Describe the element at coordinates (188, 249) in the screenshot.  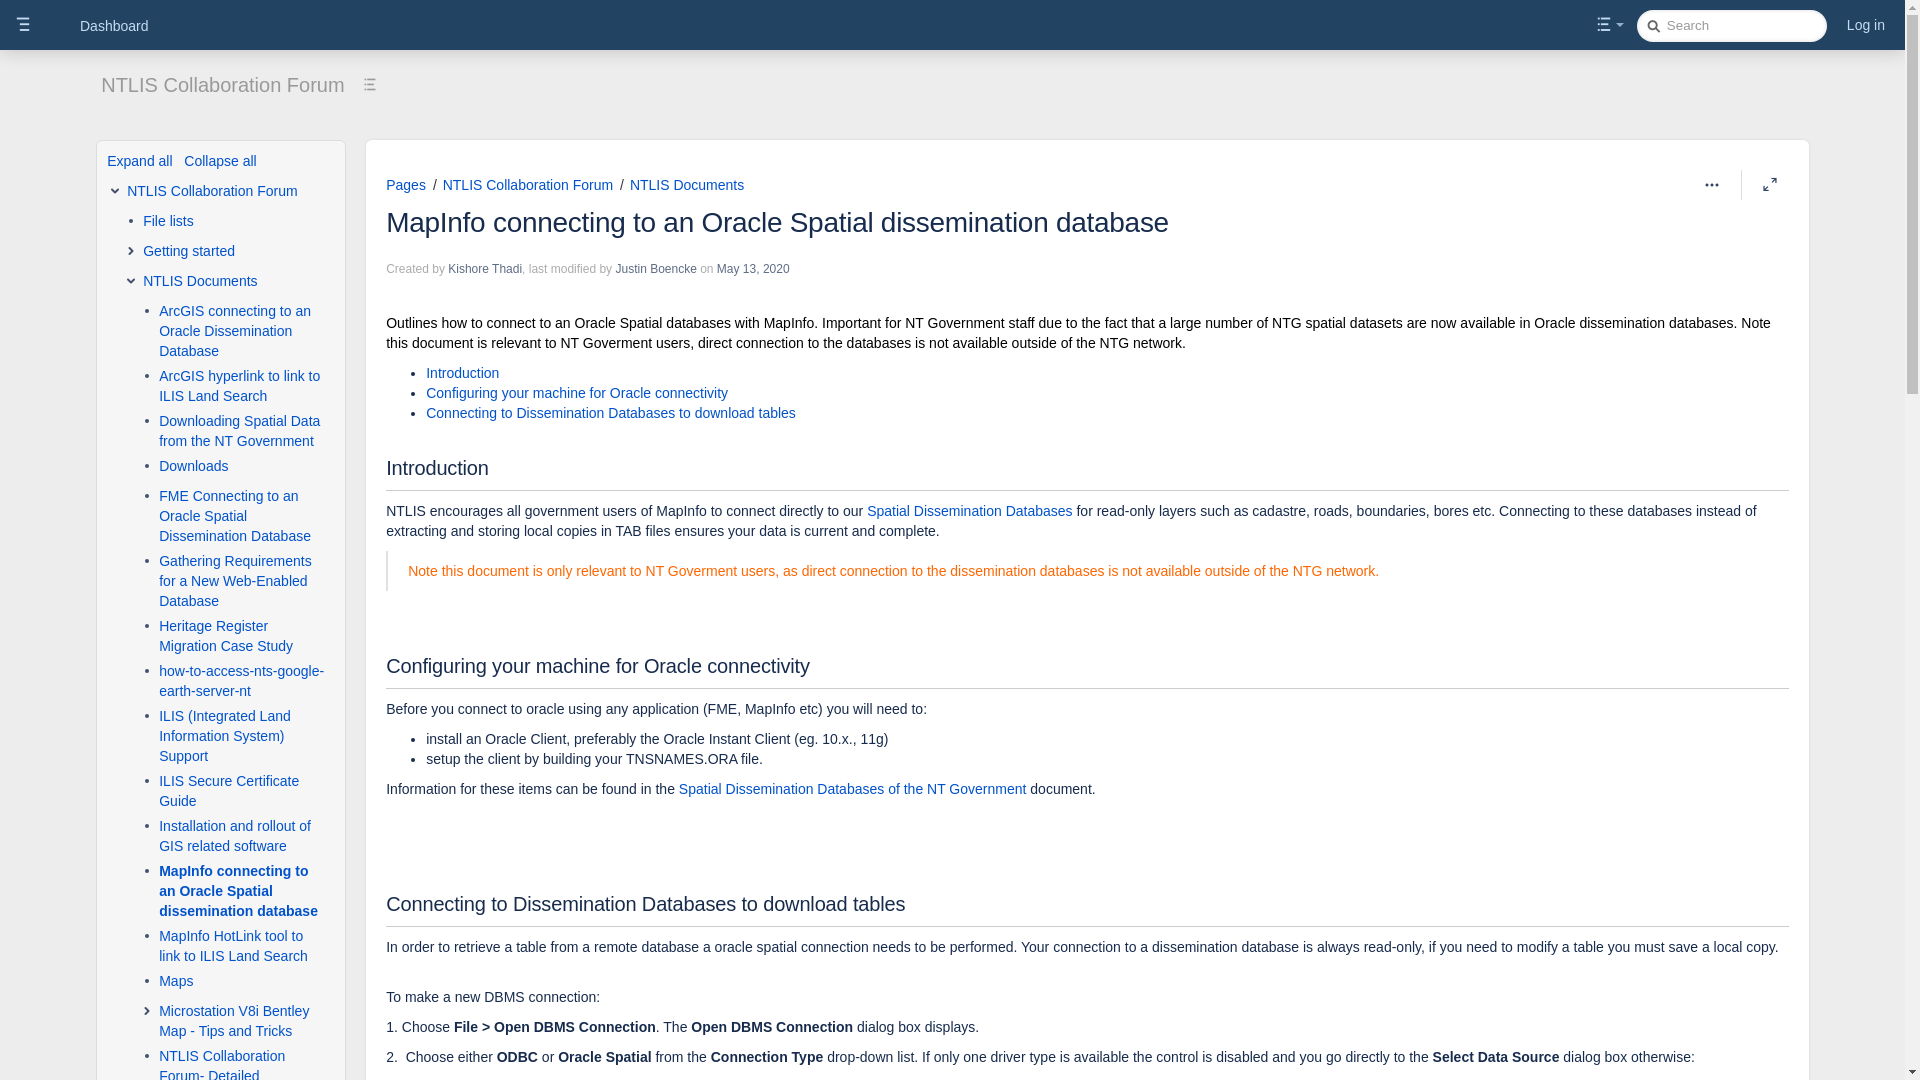
I see `'Getting started'` at that location.